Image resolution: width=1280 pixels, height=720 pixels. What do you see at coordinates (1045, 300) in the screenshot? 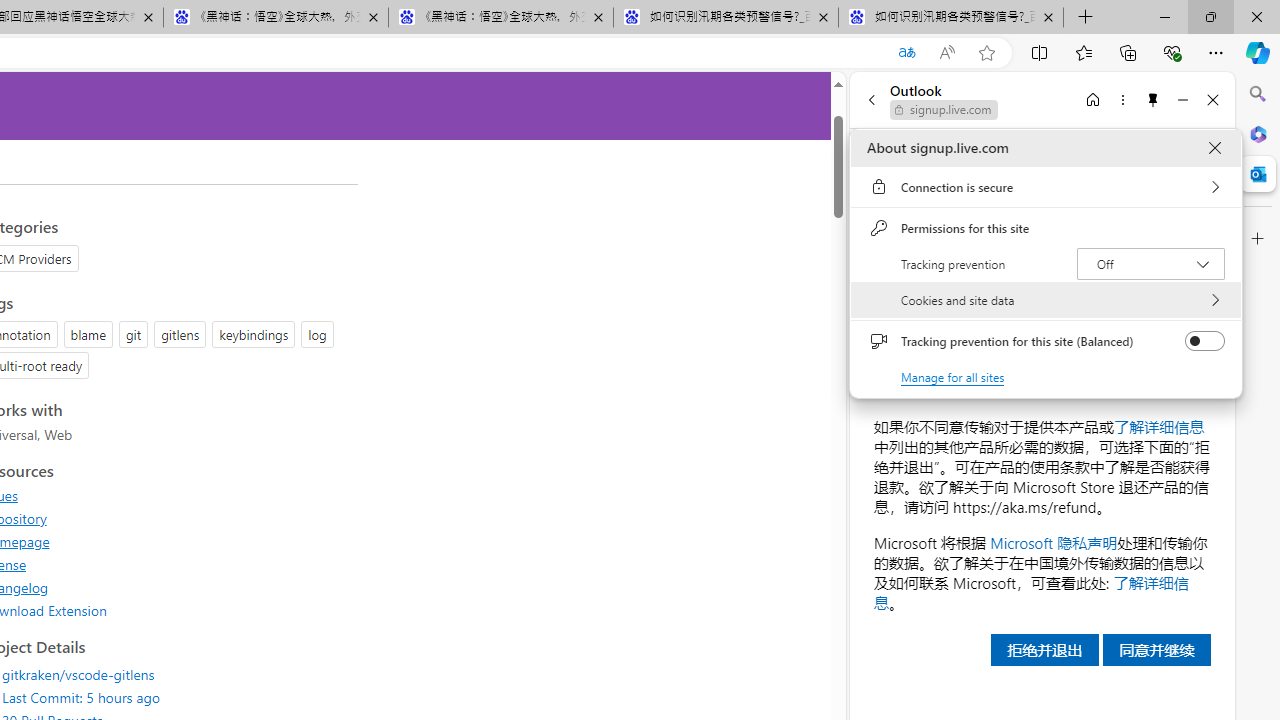
I see `'Cookies and site data'` at bounding box center [1045, 300].